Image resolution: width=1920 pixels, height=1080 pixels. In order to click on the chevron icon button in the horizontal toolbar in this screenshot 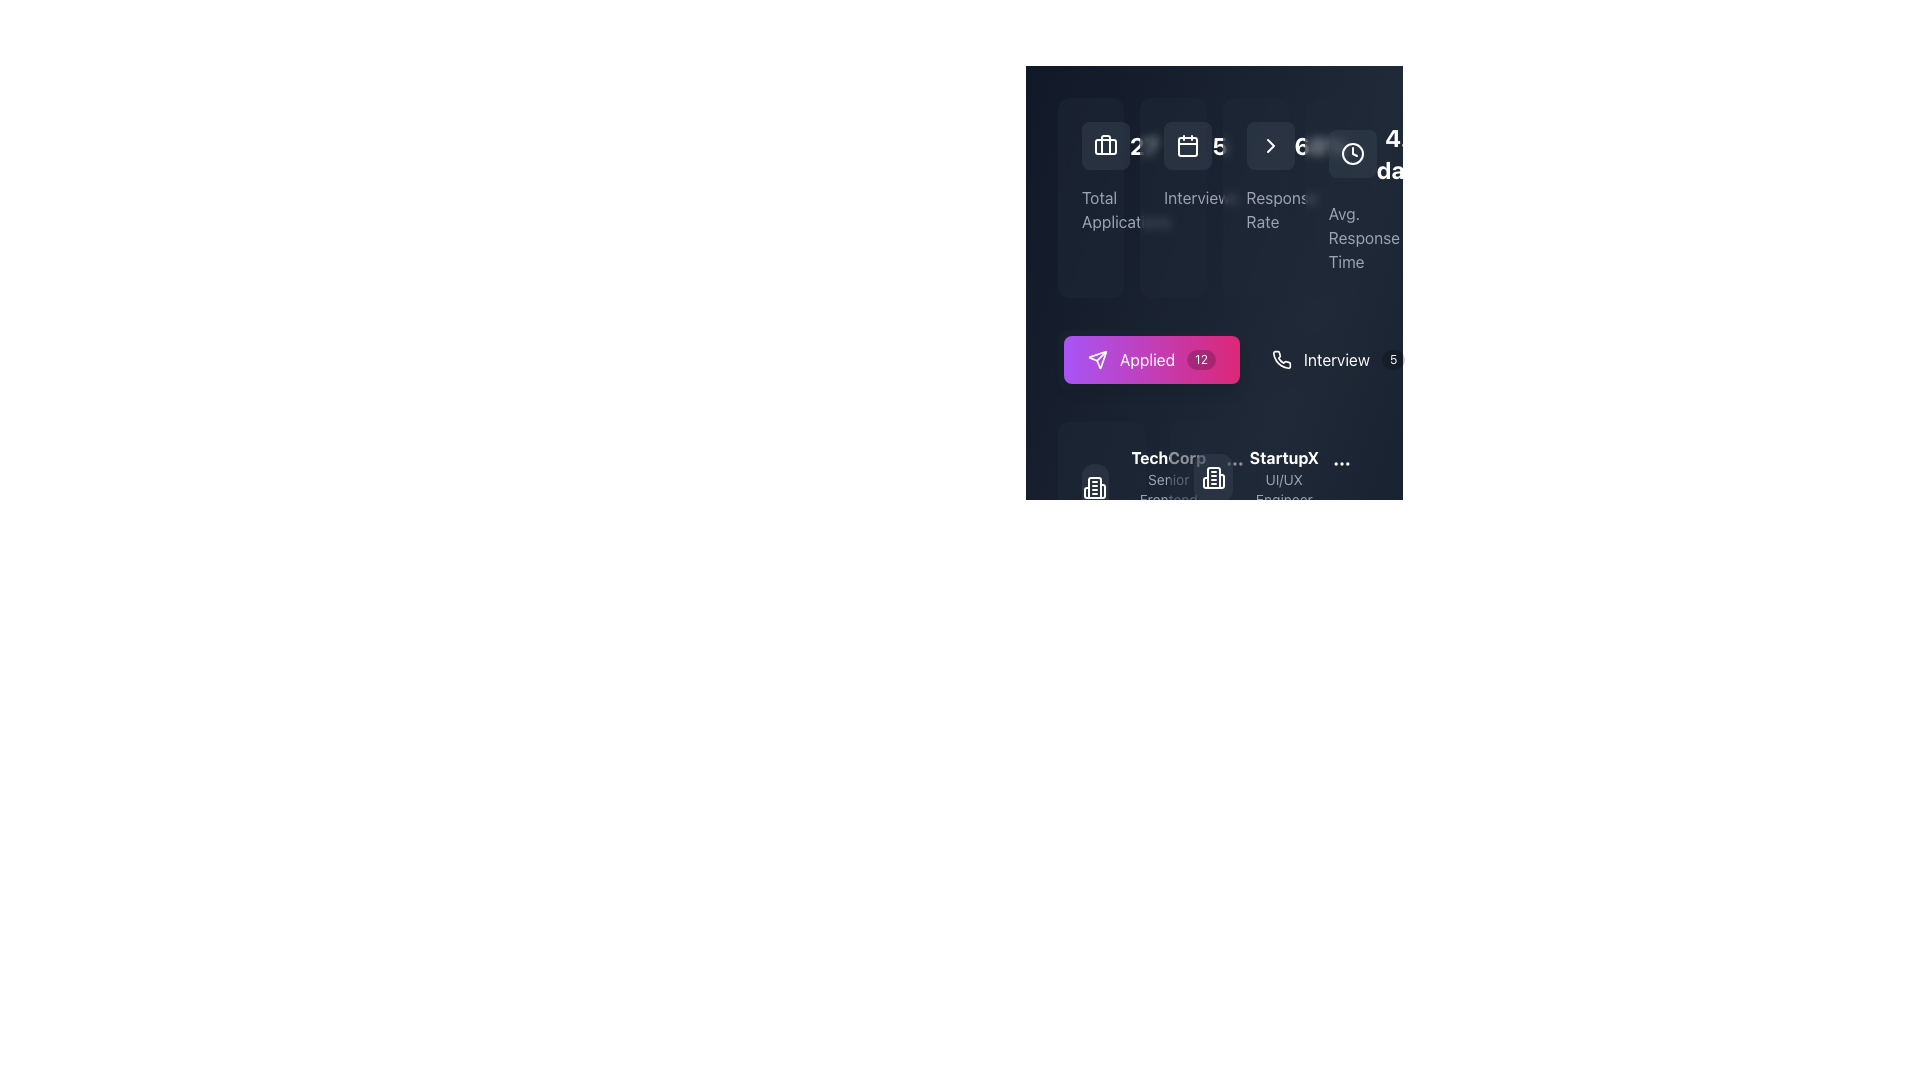, I will do `click(1269, 145)`.